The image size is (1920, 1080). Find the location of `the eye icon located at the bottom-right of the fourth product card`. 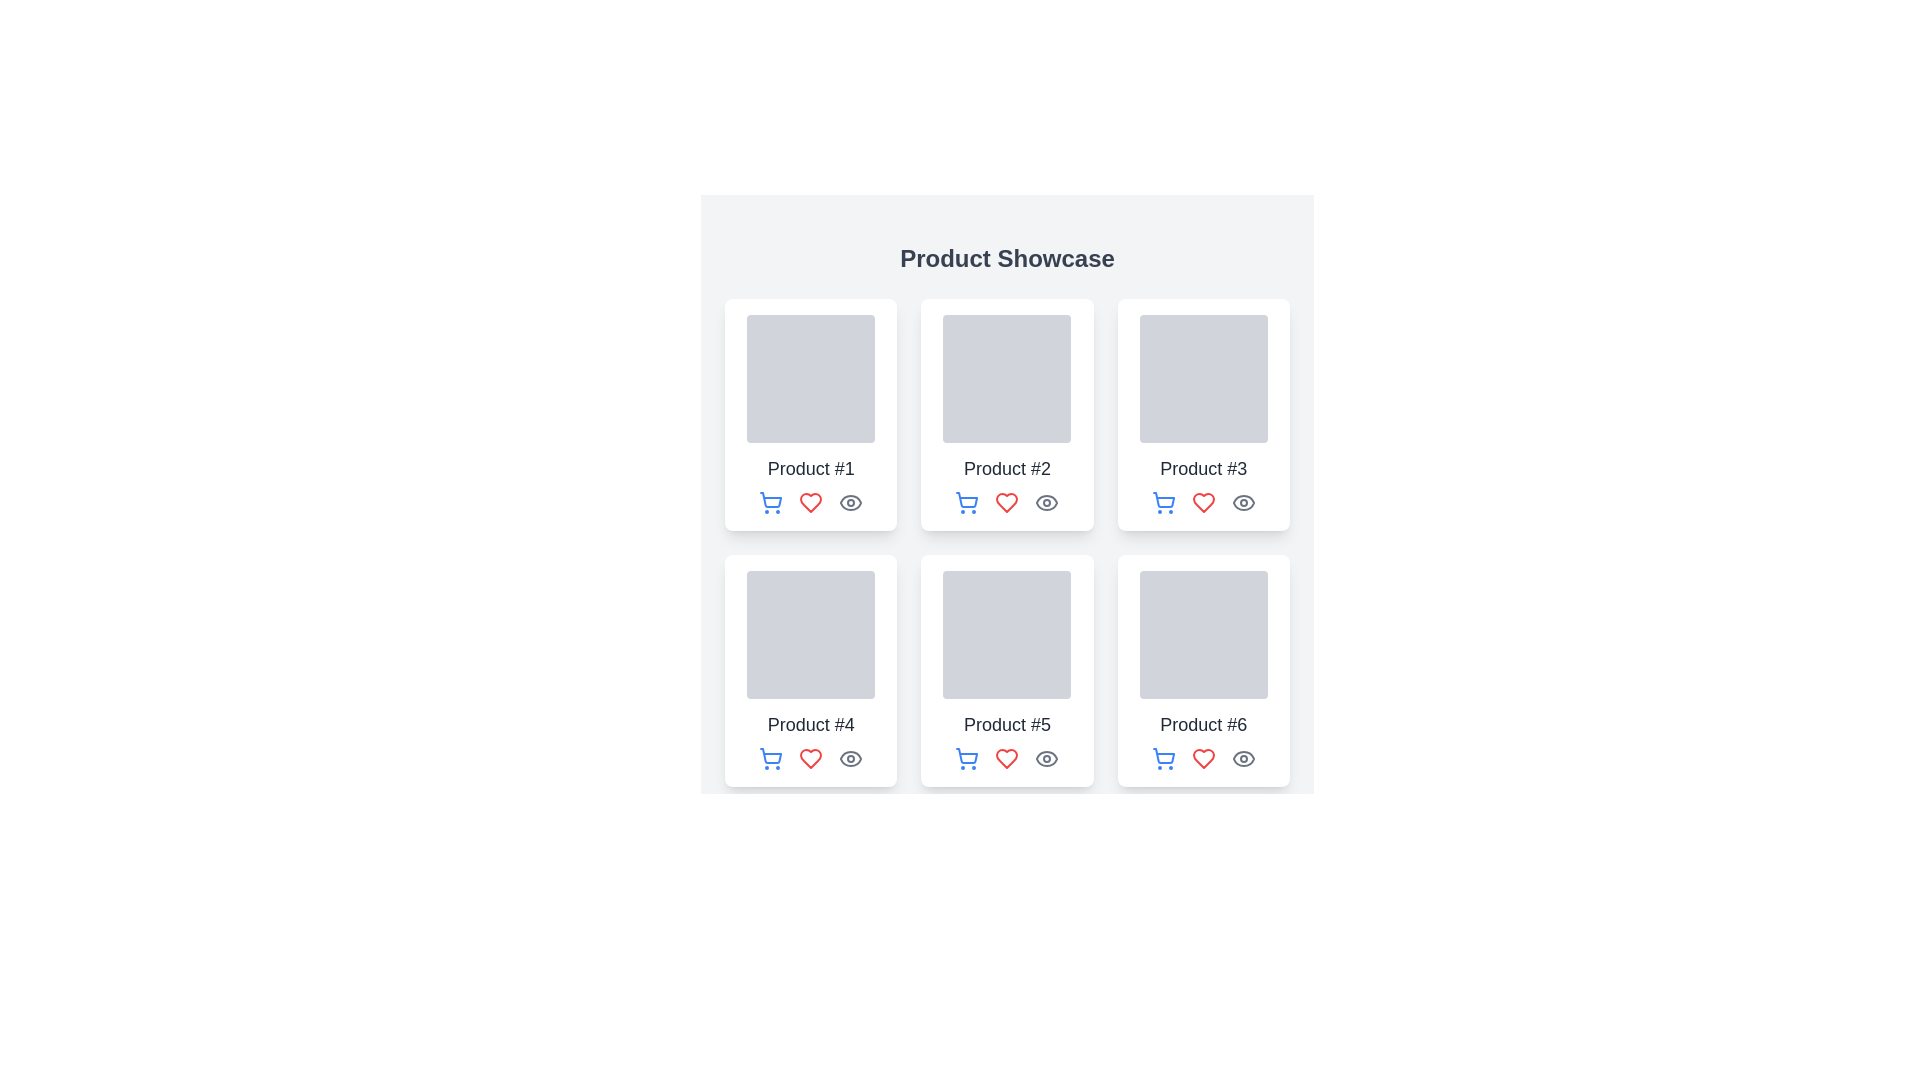

the eye icon located at the bottom-right of the fourth product card is located at coordinates (851, 759).